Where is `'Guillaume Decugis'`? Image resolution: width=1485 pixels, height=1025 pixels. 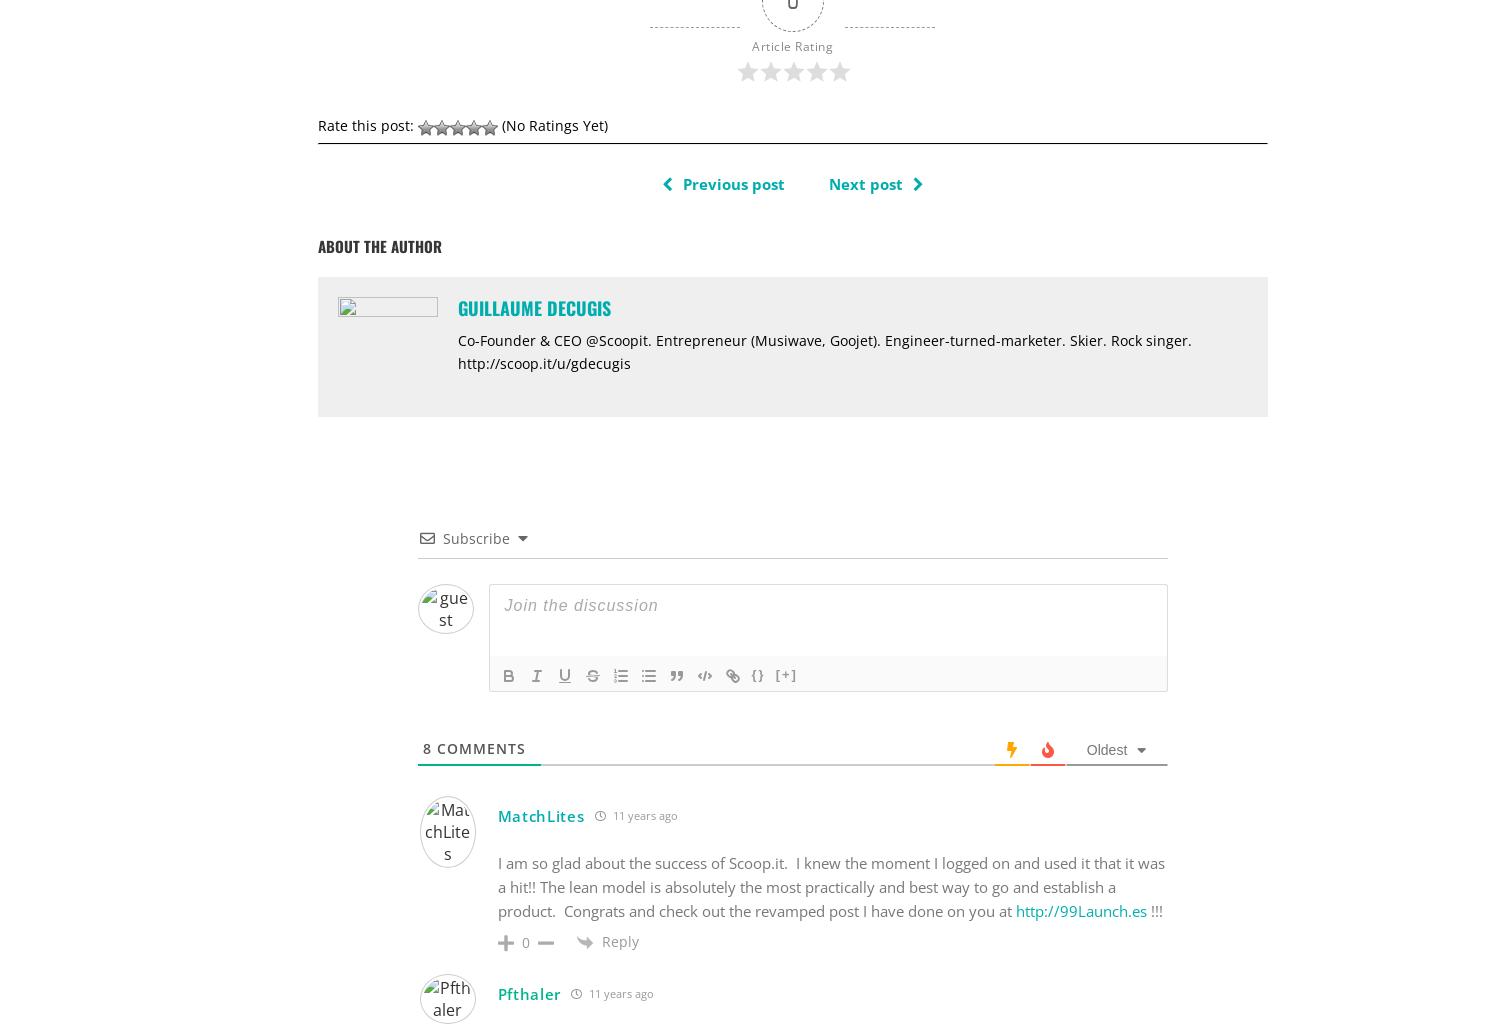 'Guillaume Decugis' is located at coordinates (532, 306).